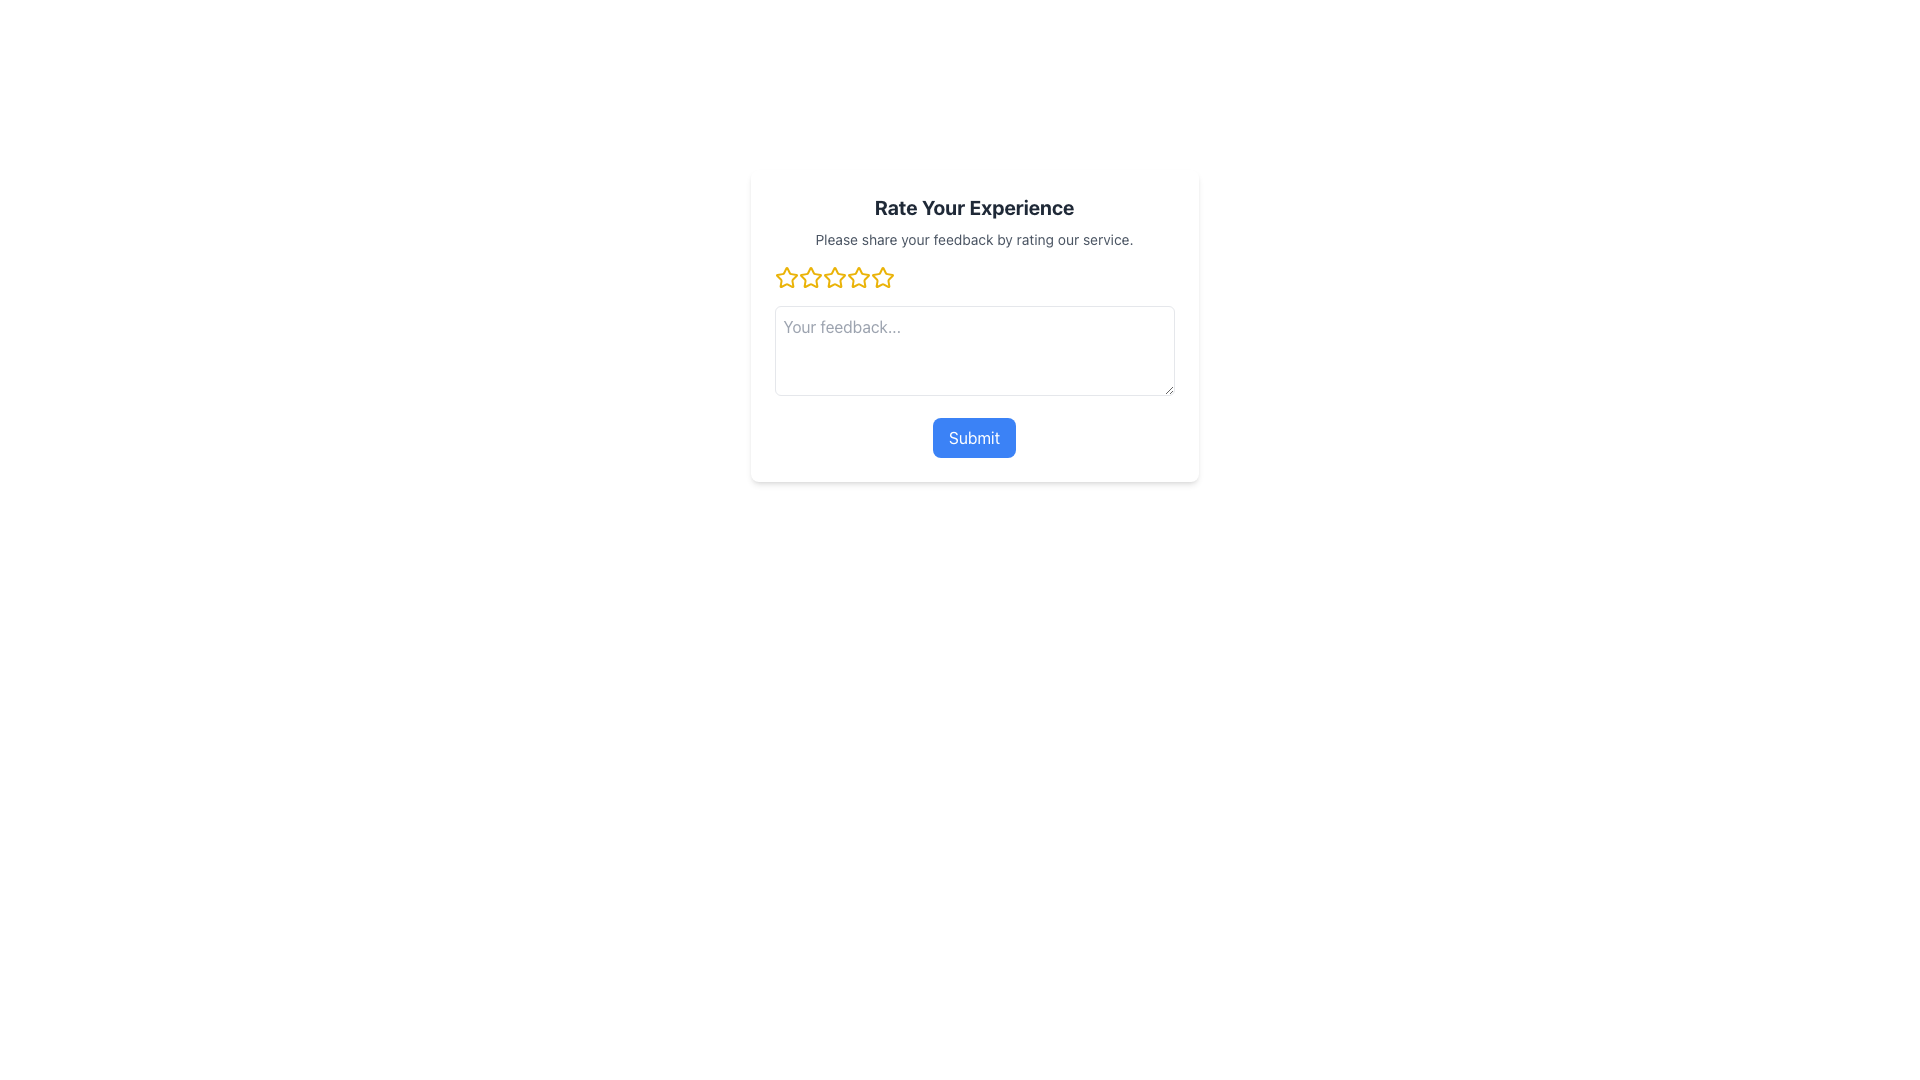 This screenshot has height=1080, width=1920. What do you see at coordinates (974, 238) in the screenshot?
I see `the text label displaying 'Please share your feedback by rating our service.' which is positioned beneath the title 'Rate Your Experience'` at bounding box center [974, 238].